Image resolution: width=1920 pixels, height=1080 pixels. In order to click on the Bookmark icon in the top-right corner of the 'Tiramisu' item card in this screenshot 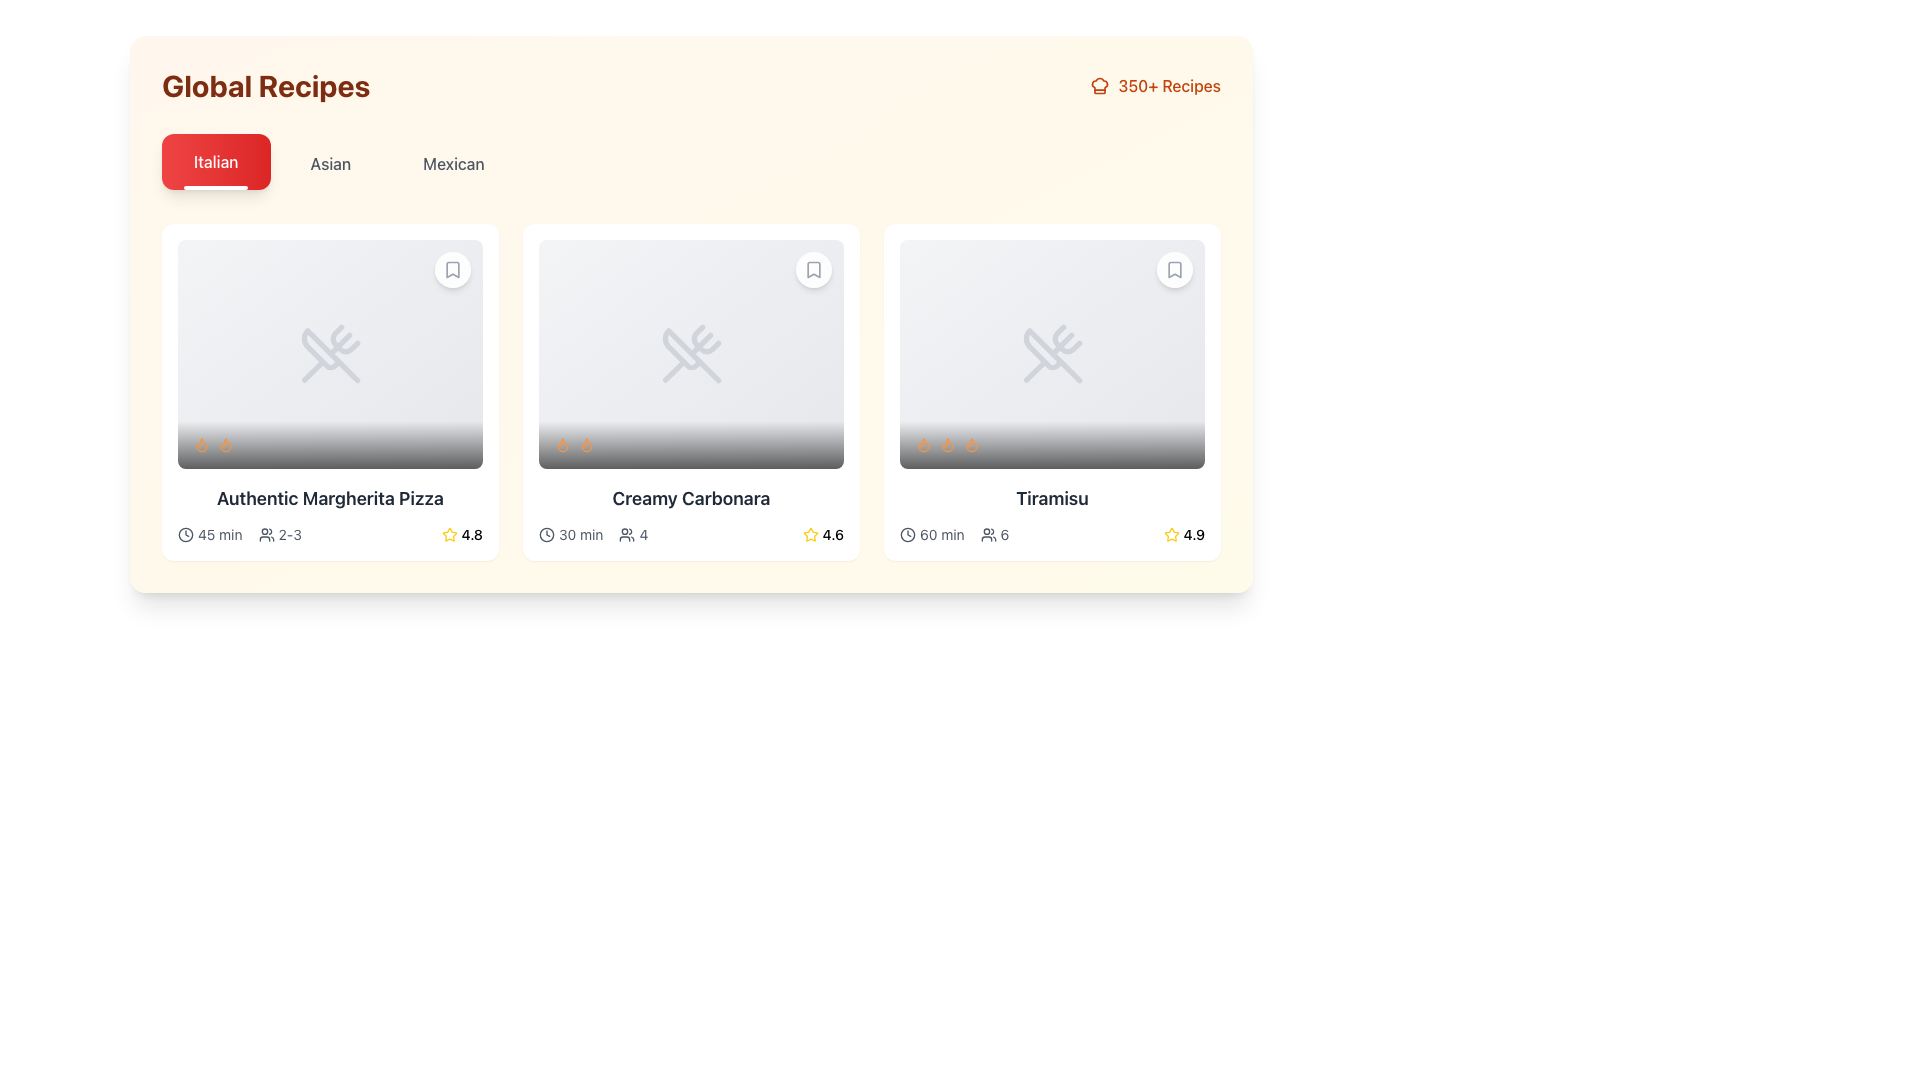, I will do `click(1175, 270)`.